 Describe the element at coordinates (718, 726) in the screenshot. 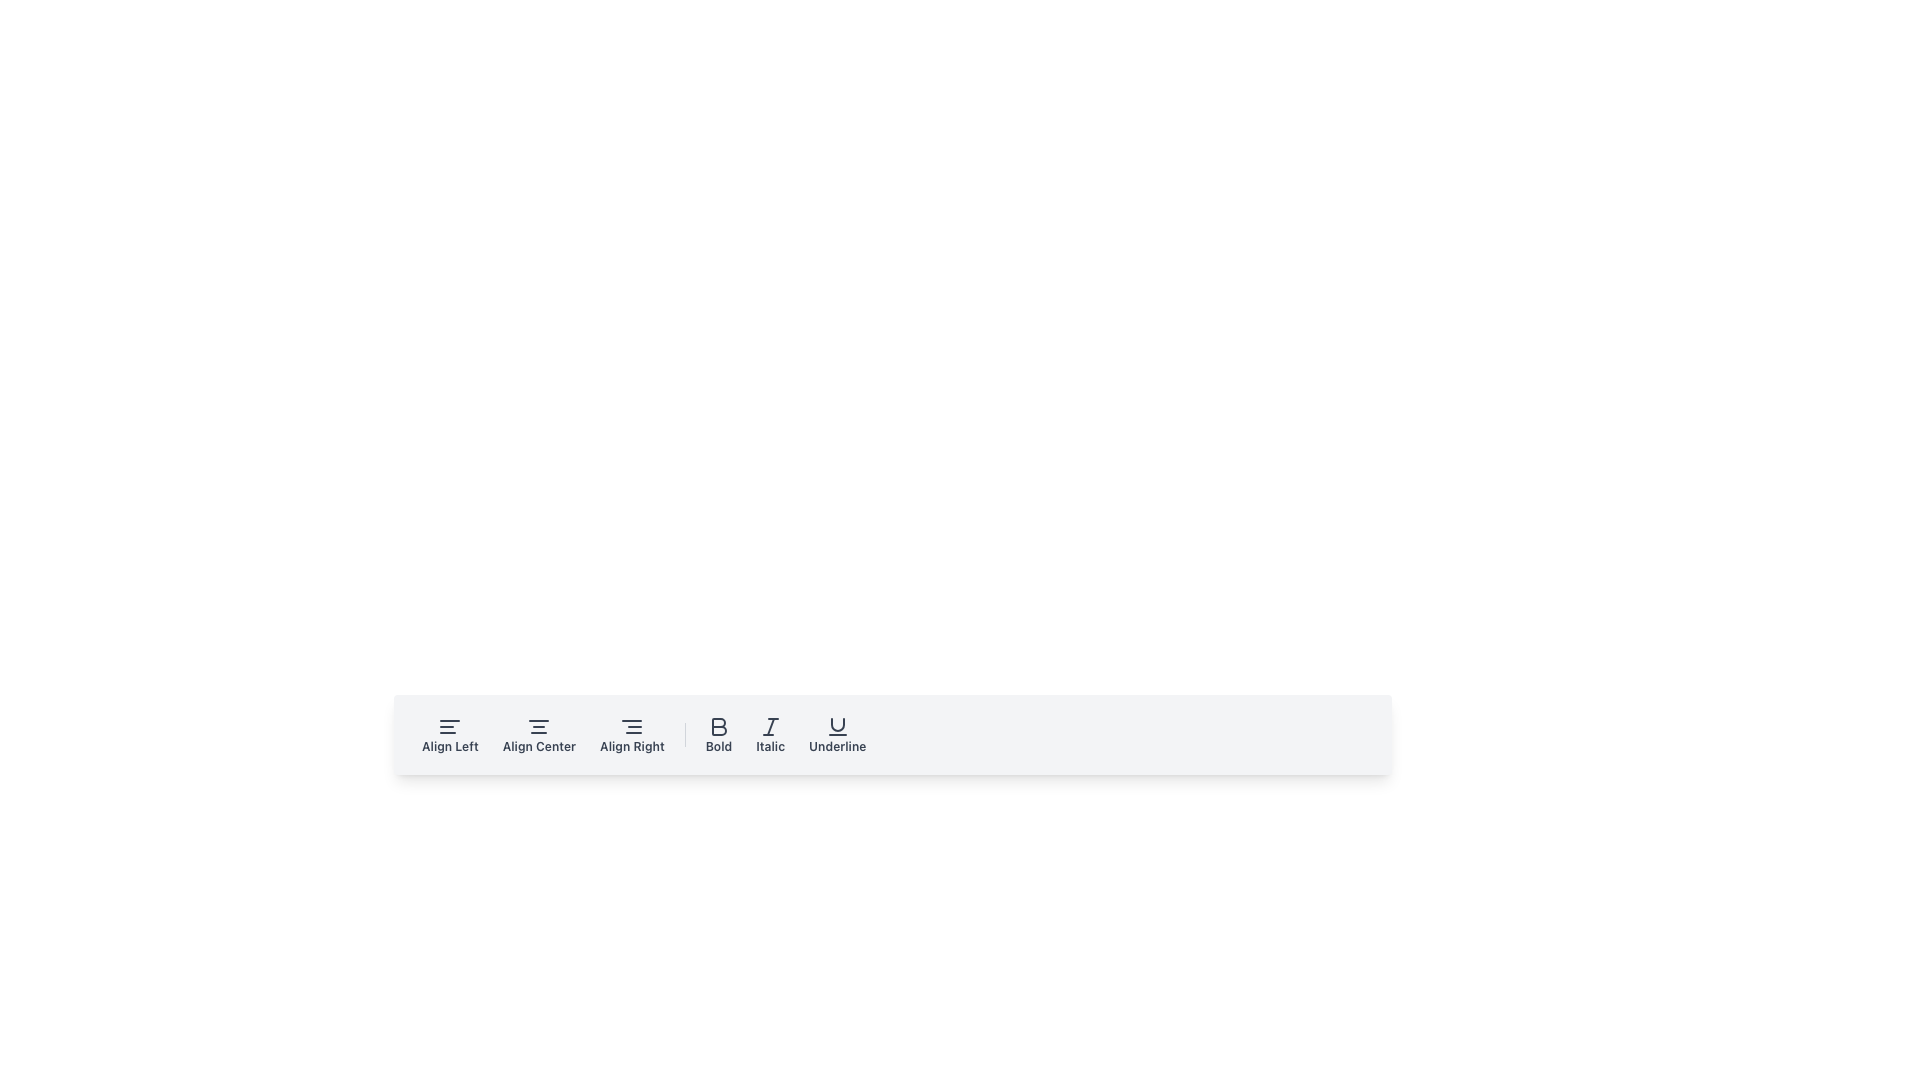

I see `the 'Bold' icon button in the toolbar` at that location.